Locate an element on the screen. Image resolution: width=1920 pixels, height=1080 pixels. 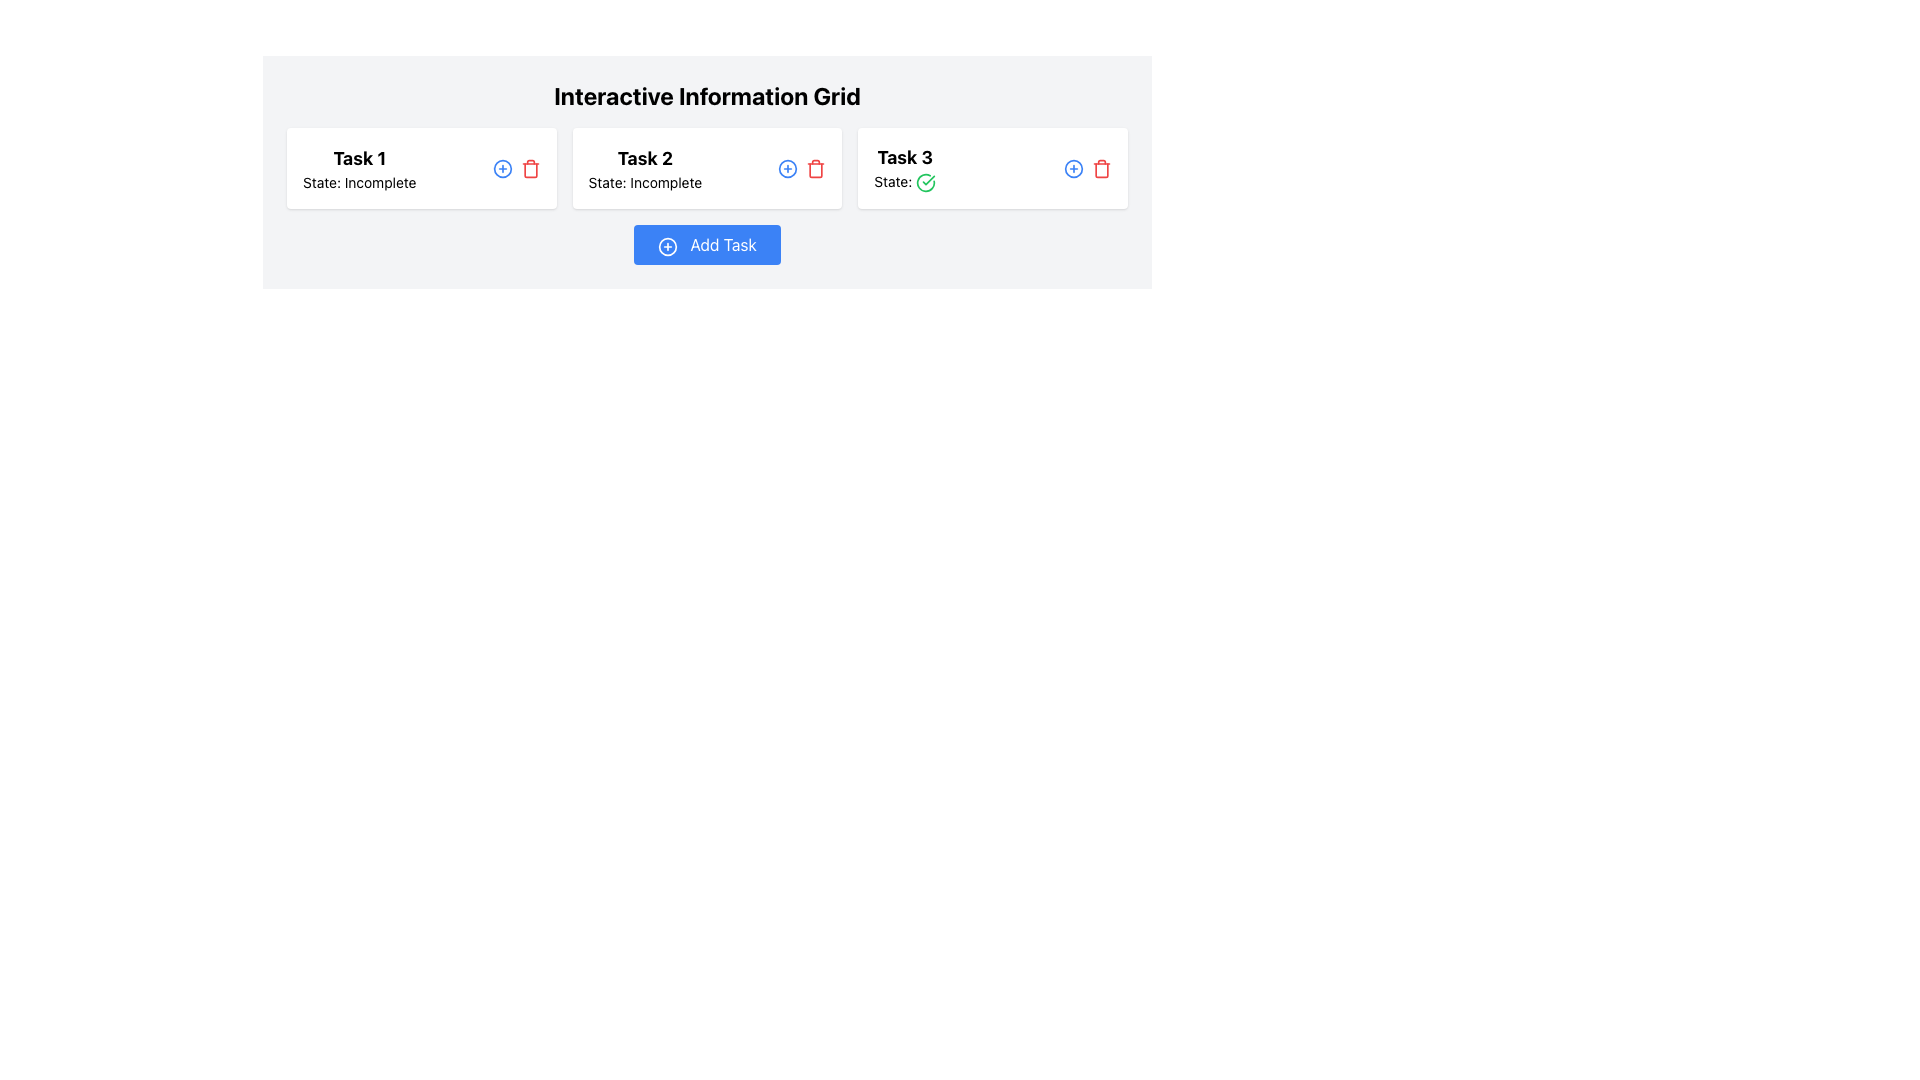
the button used to initiate the process of adding a new task to the grid, which is located centrally below the task panels labeled 'Task 1,' 'Task 2,' and 'Task 3.' is located at coordinates (707, 244).